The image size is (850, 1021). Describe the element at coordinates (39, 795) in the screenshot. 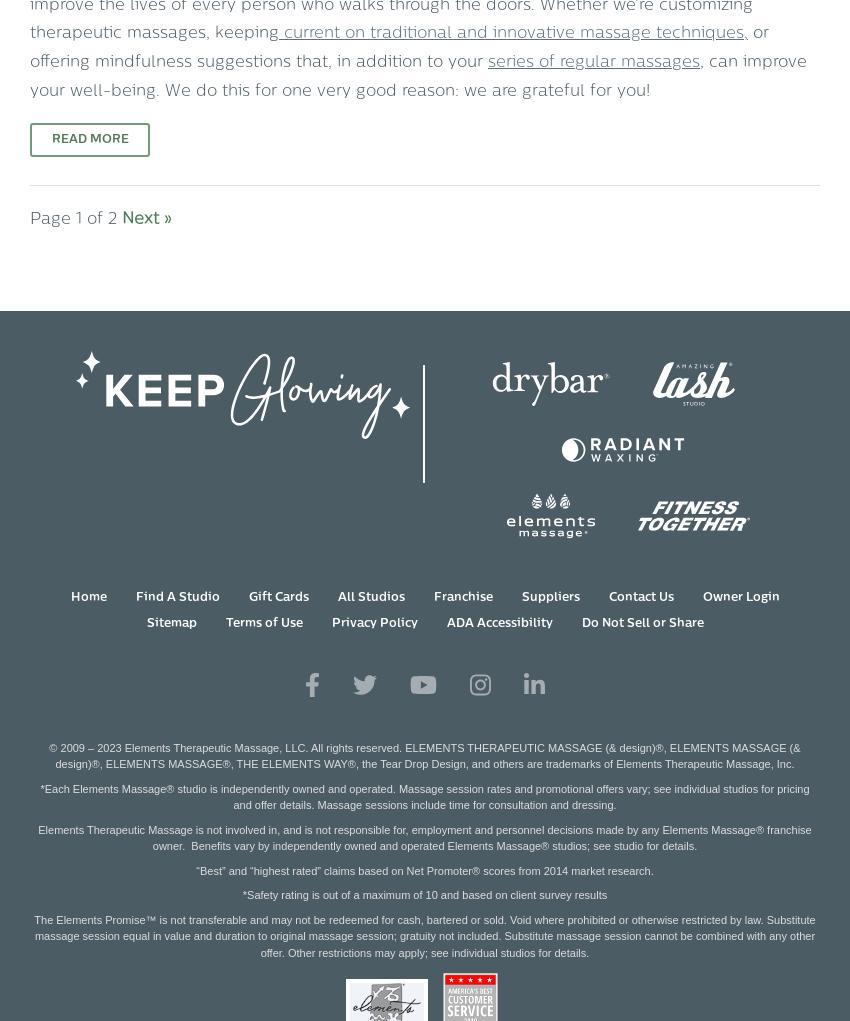

I see `'*Each Elements Massage® studio is independently owned and operated. Massage session rates and promotional offers vary; see individual studios for pricing and offer details. Massage sessions include time for consultation and dressing.'` at that location.